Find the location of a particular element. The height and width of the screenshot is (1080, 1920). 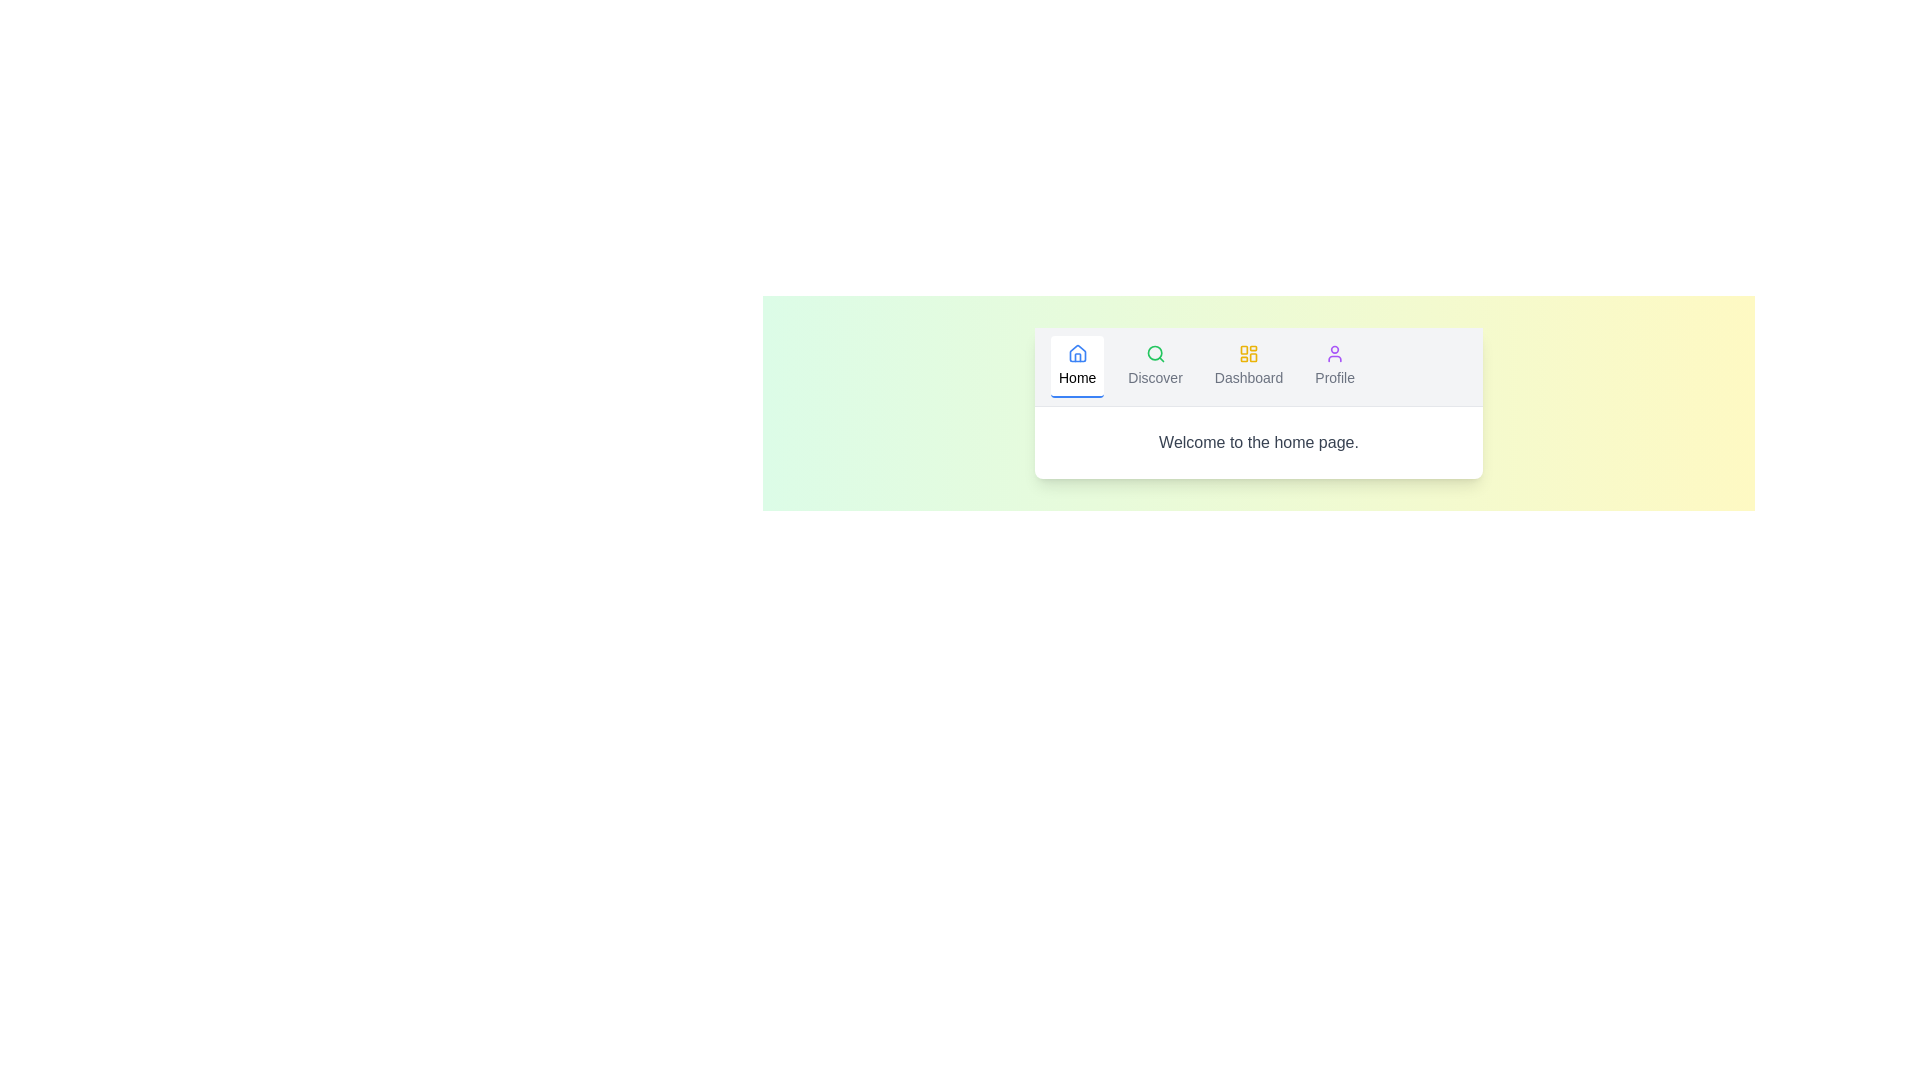

the Profile tab to display its content is located at coordinates (1335, 366).